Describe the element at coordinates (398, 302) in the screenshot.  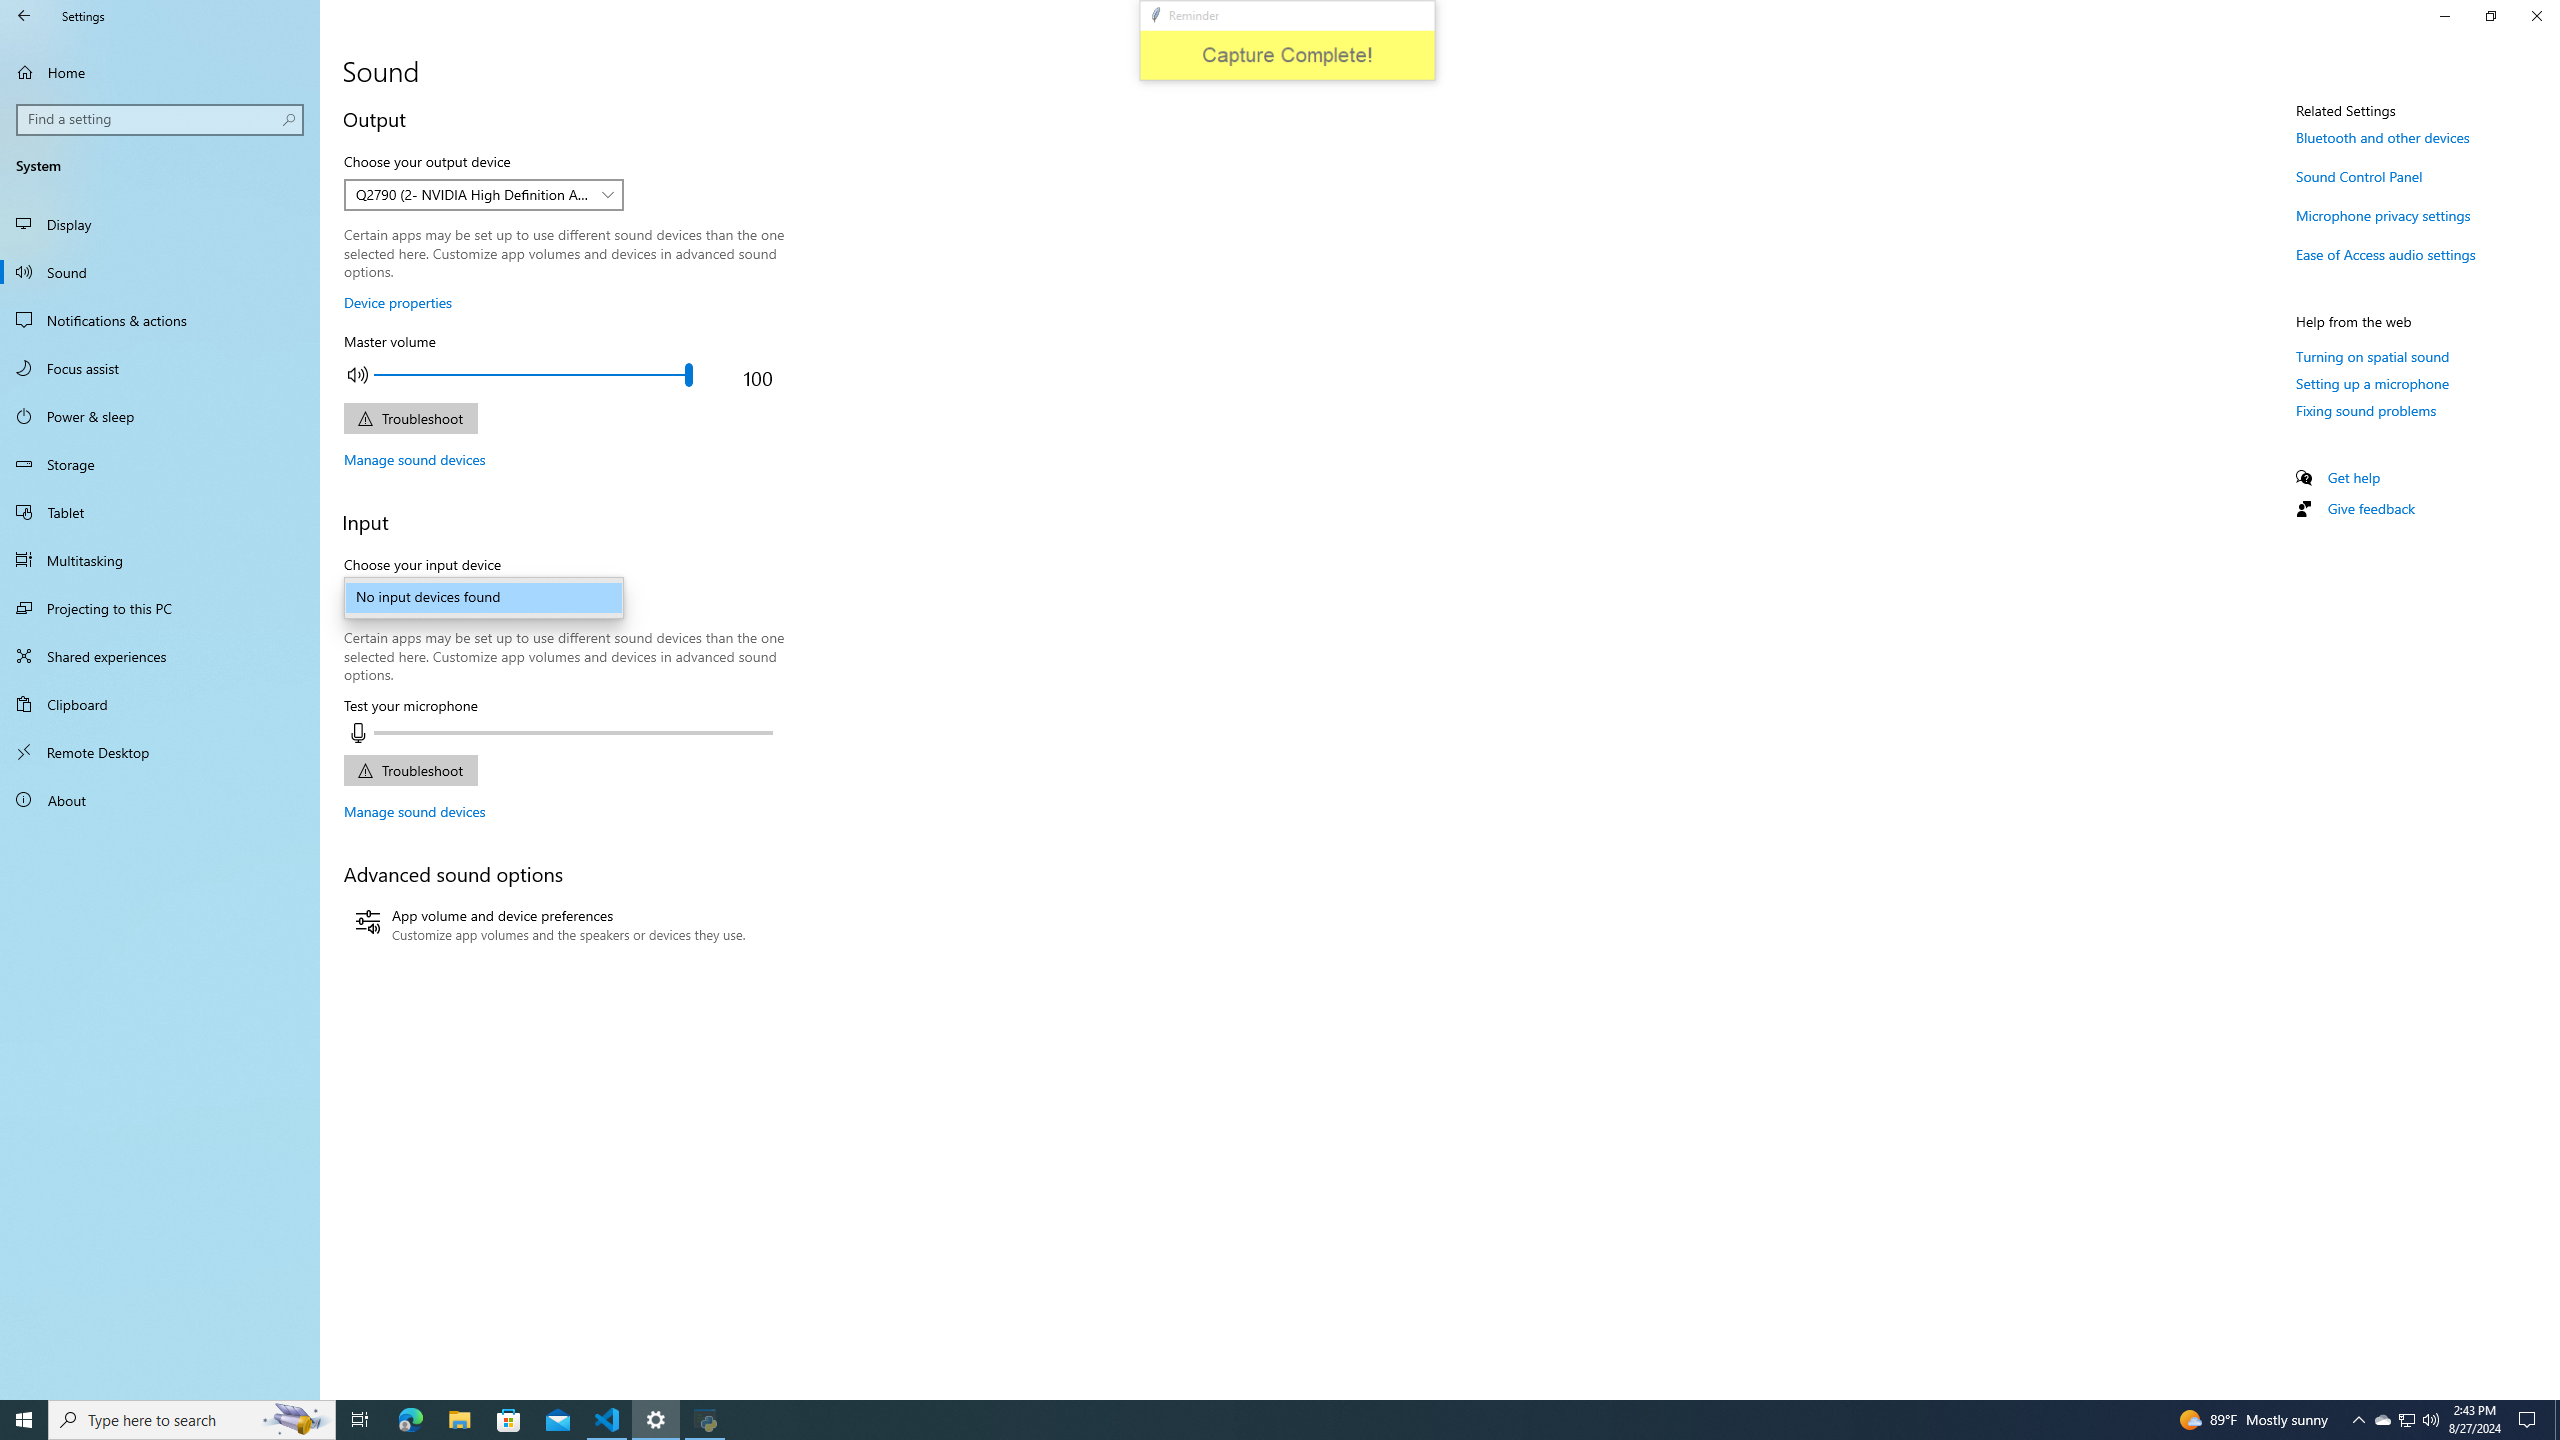
I see `'Device properties'` at that location.